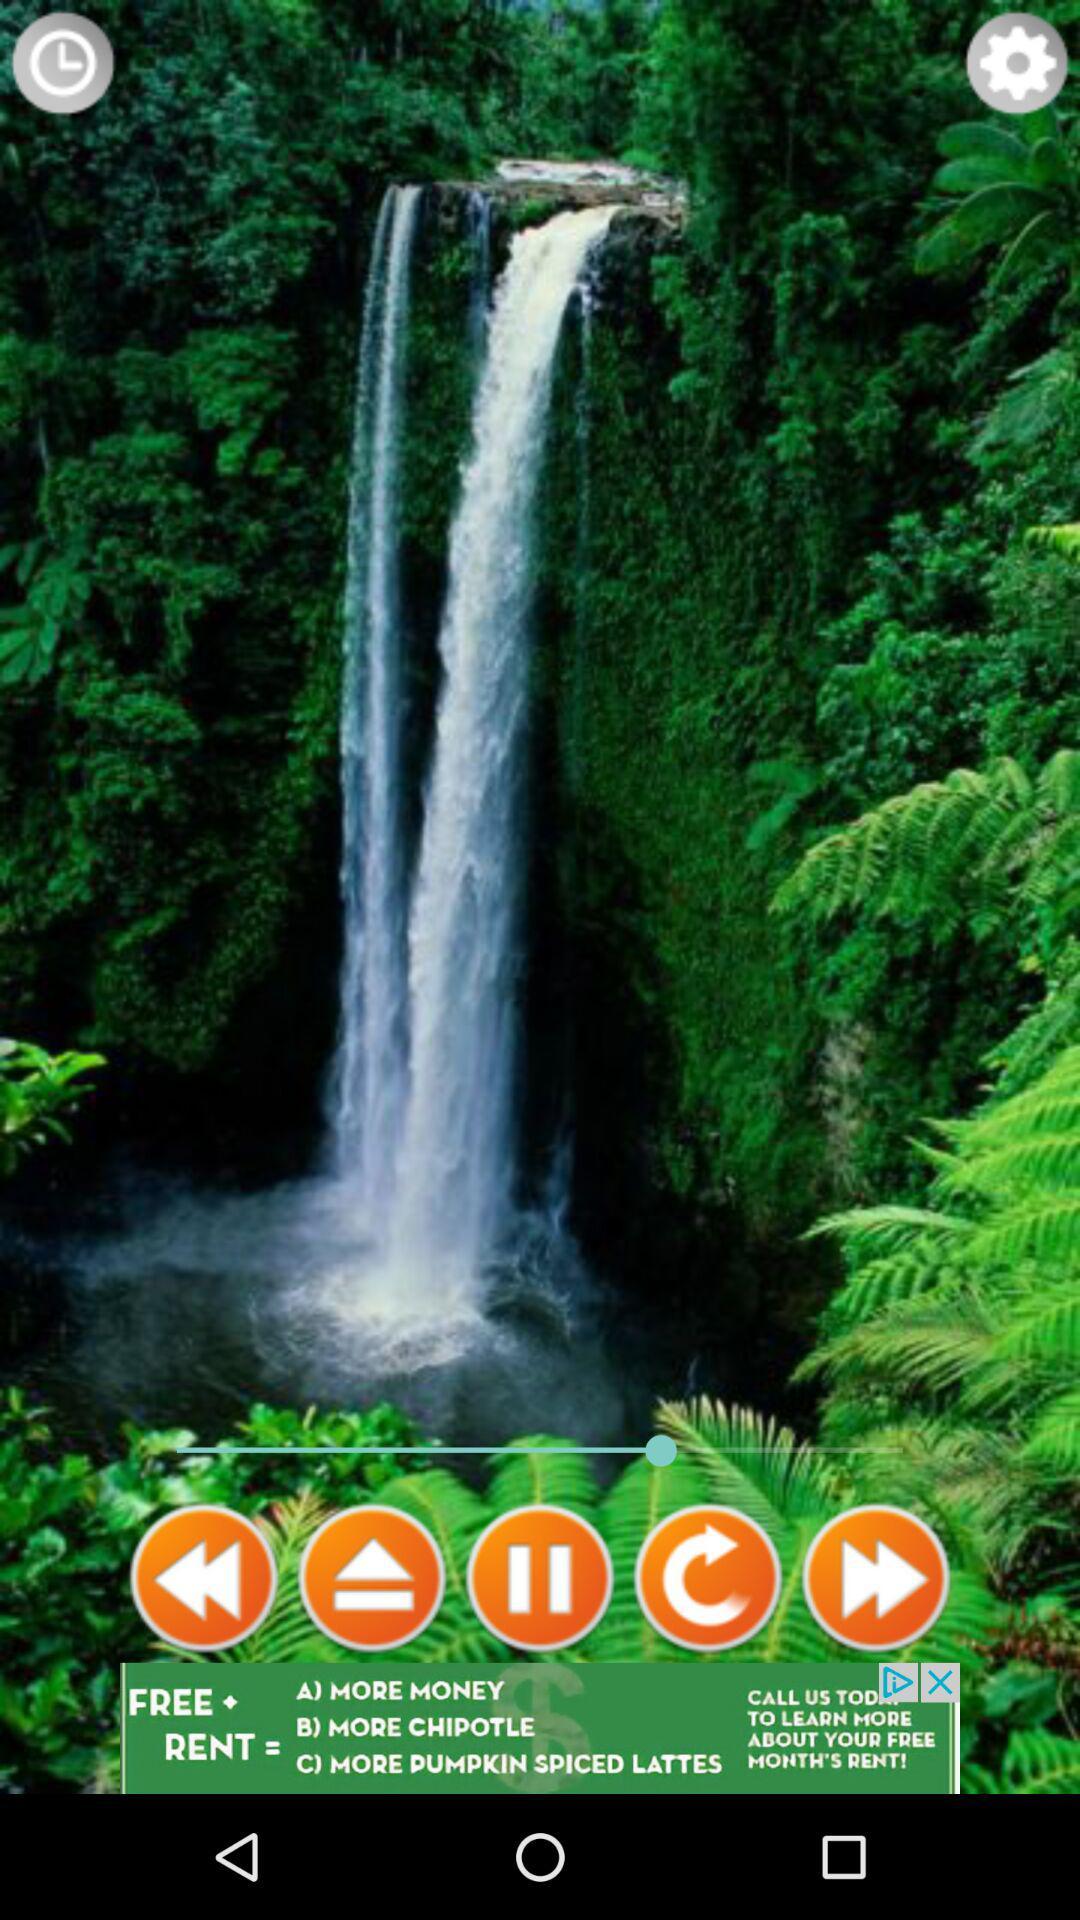 The image size is (1080, 1920). What do you see at coordinates (874, 1688) in the screenshot?
I see `the av_forward icon` at bounding box center [874, 1688].